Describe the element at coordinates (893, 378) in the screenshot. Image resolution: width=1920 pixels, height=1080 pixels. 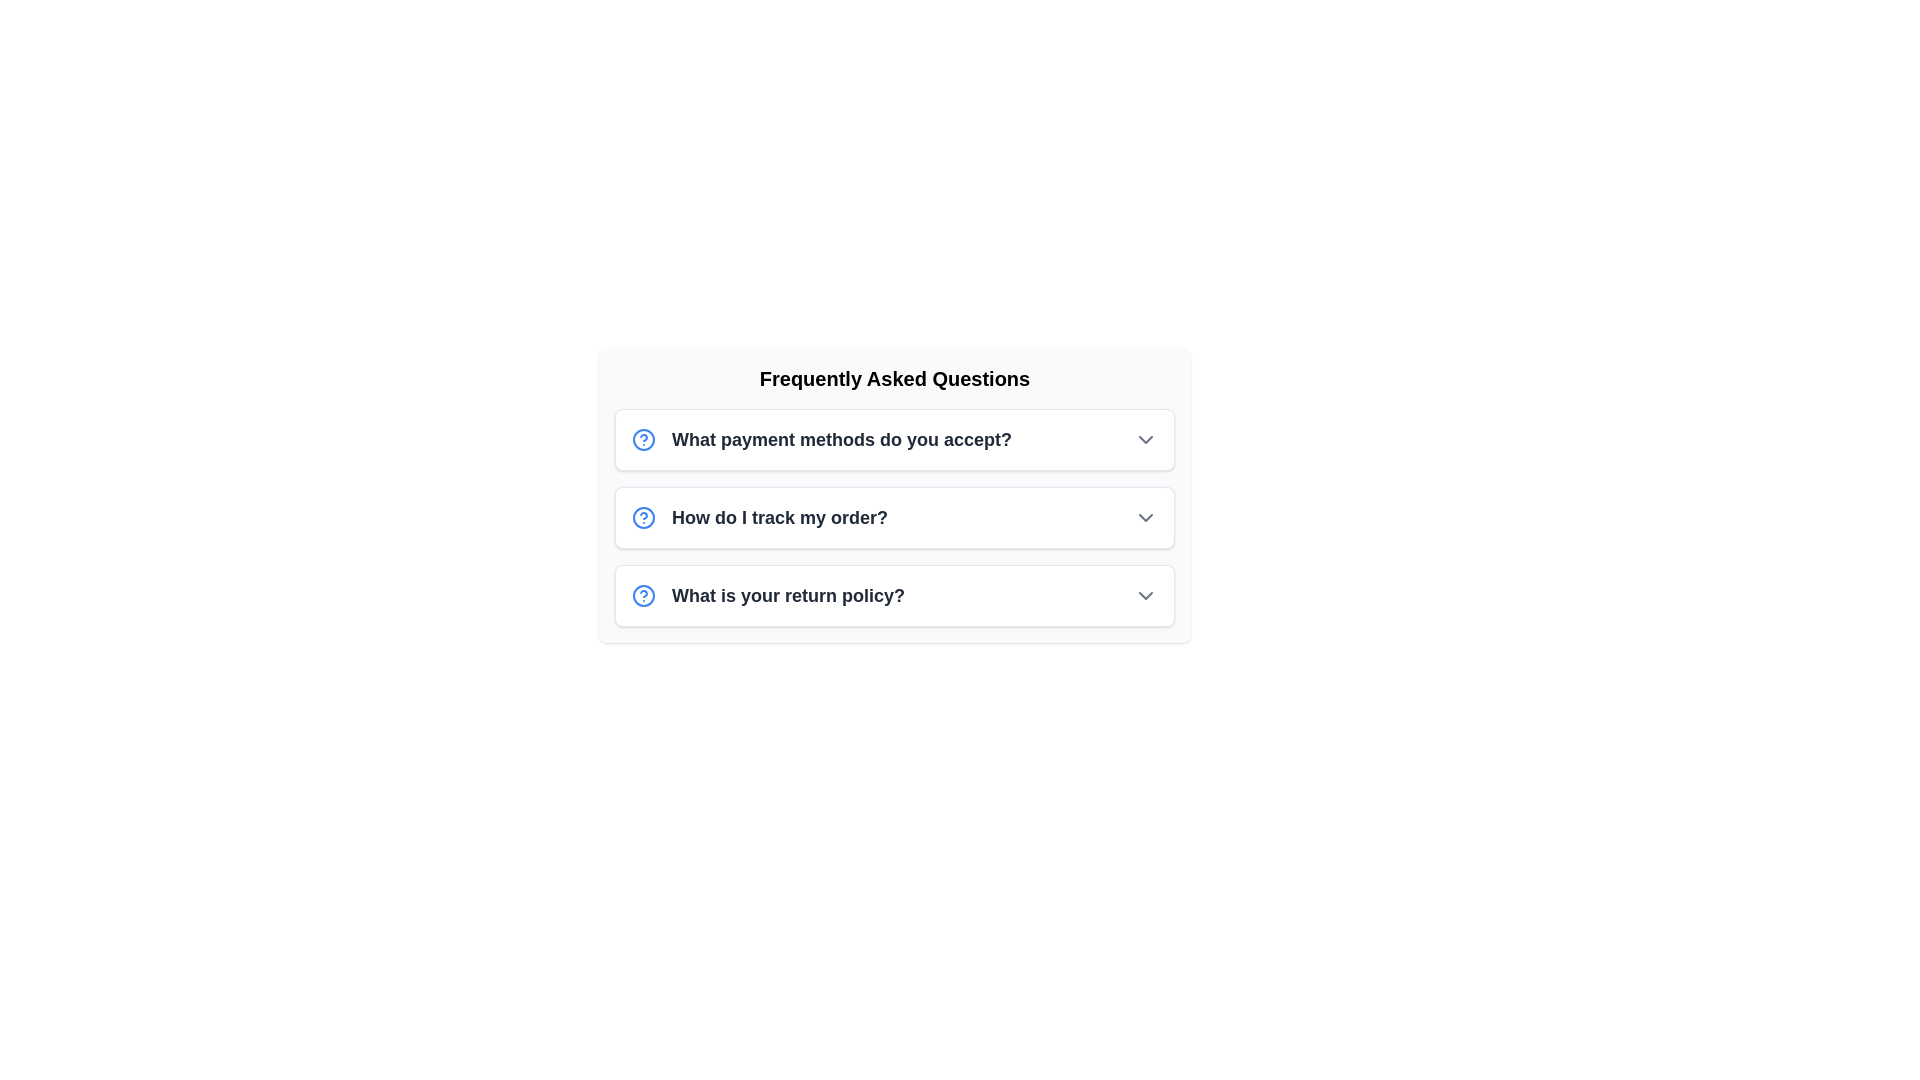
I see `text of the heading for the Frequently Asked Questions section, which is located at the top of the card-like section` at that location.